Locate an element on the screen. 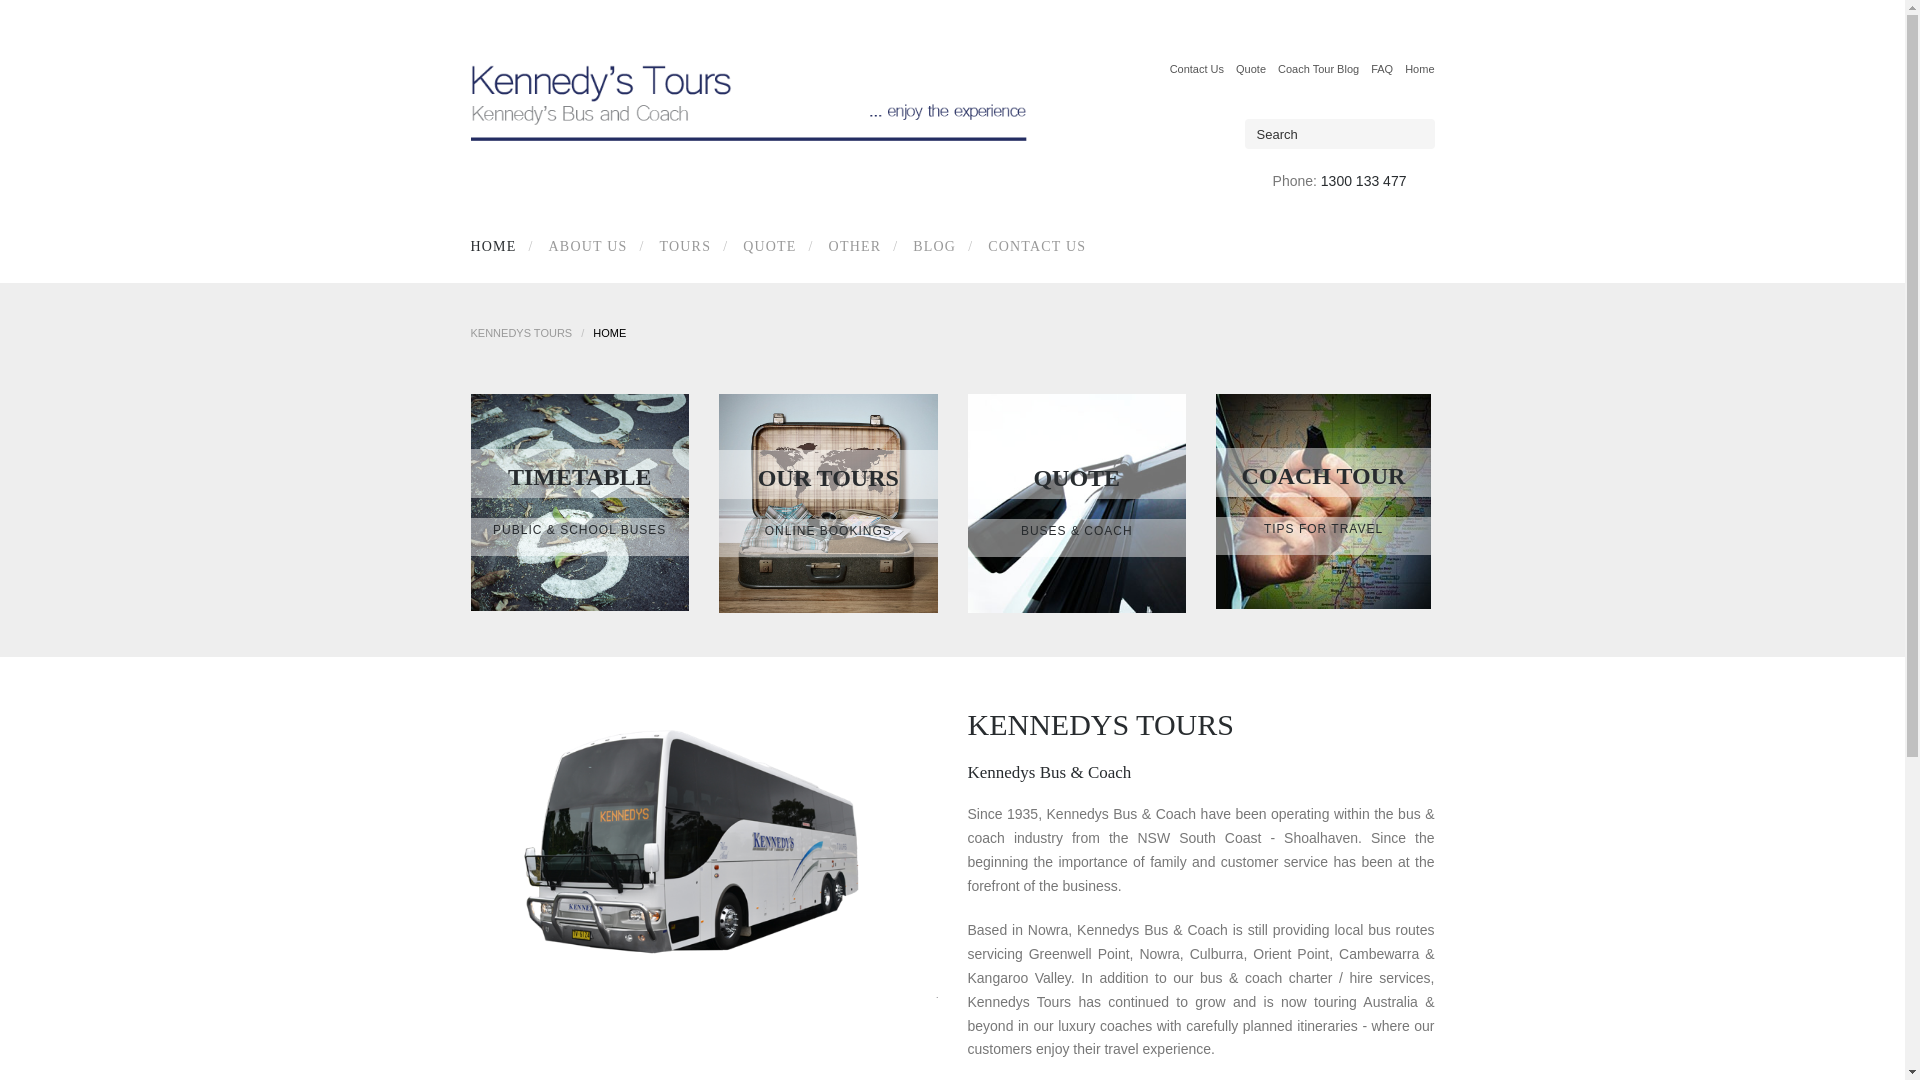 This screenshot has height=1080, width=1920. 'BUSES & COACH' is located at coordinates (1076, 530).